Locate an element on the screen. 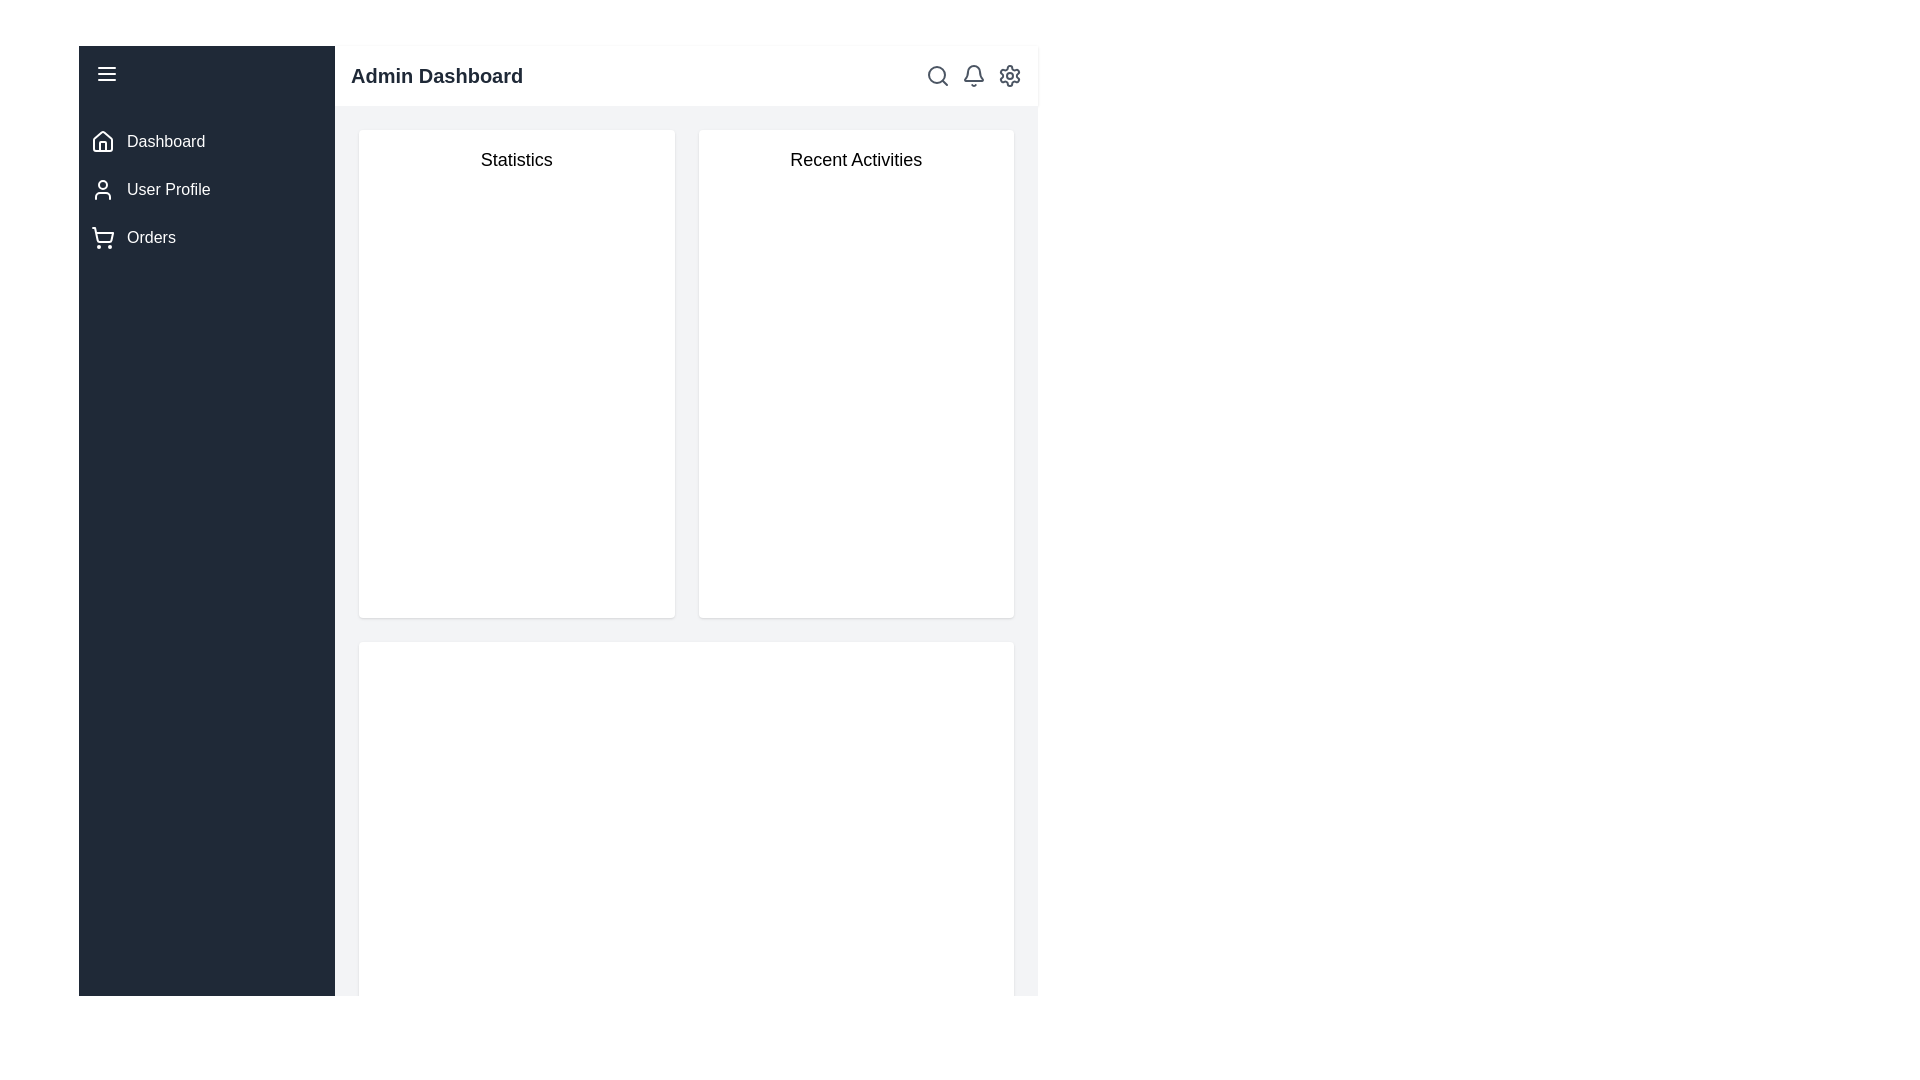 The height and width of the screenshot is (1080, 1920). the 'Recent Activities' text label, which is a medium weight, larger font label located at the top of a white card on the right side of the main content area is located at coordinates (856, 158).